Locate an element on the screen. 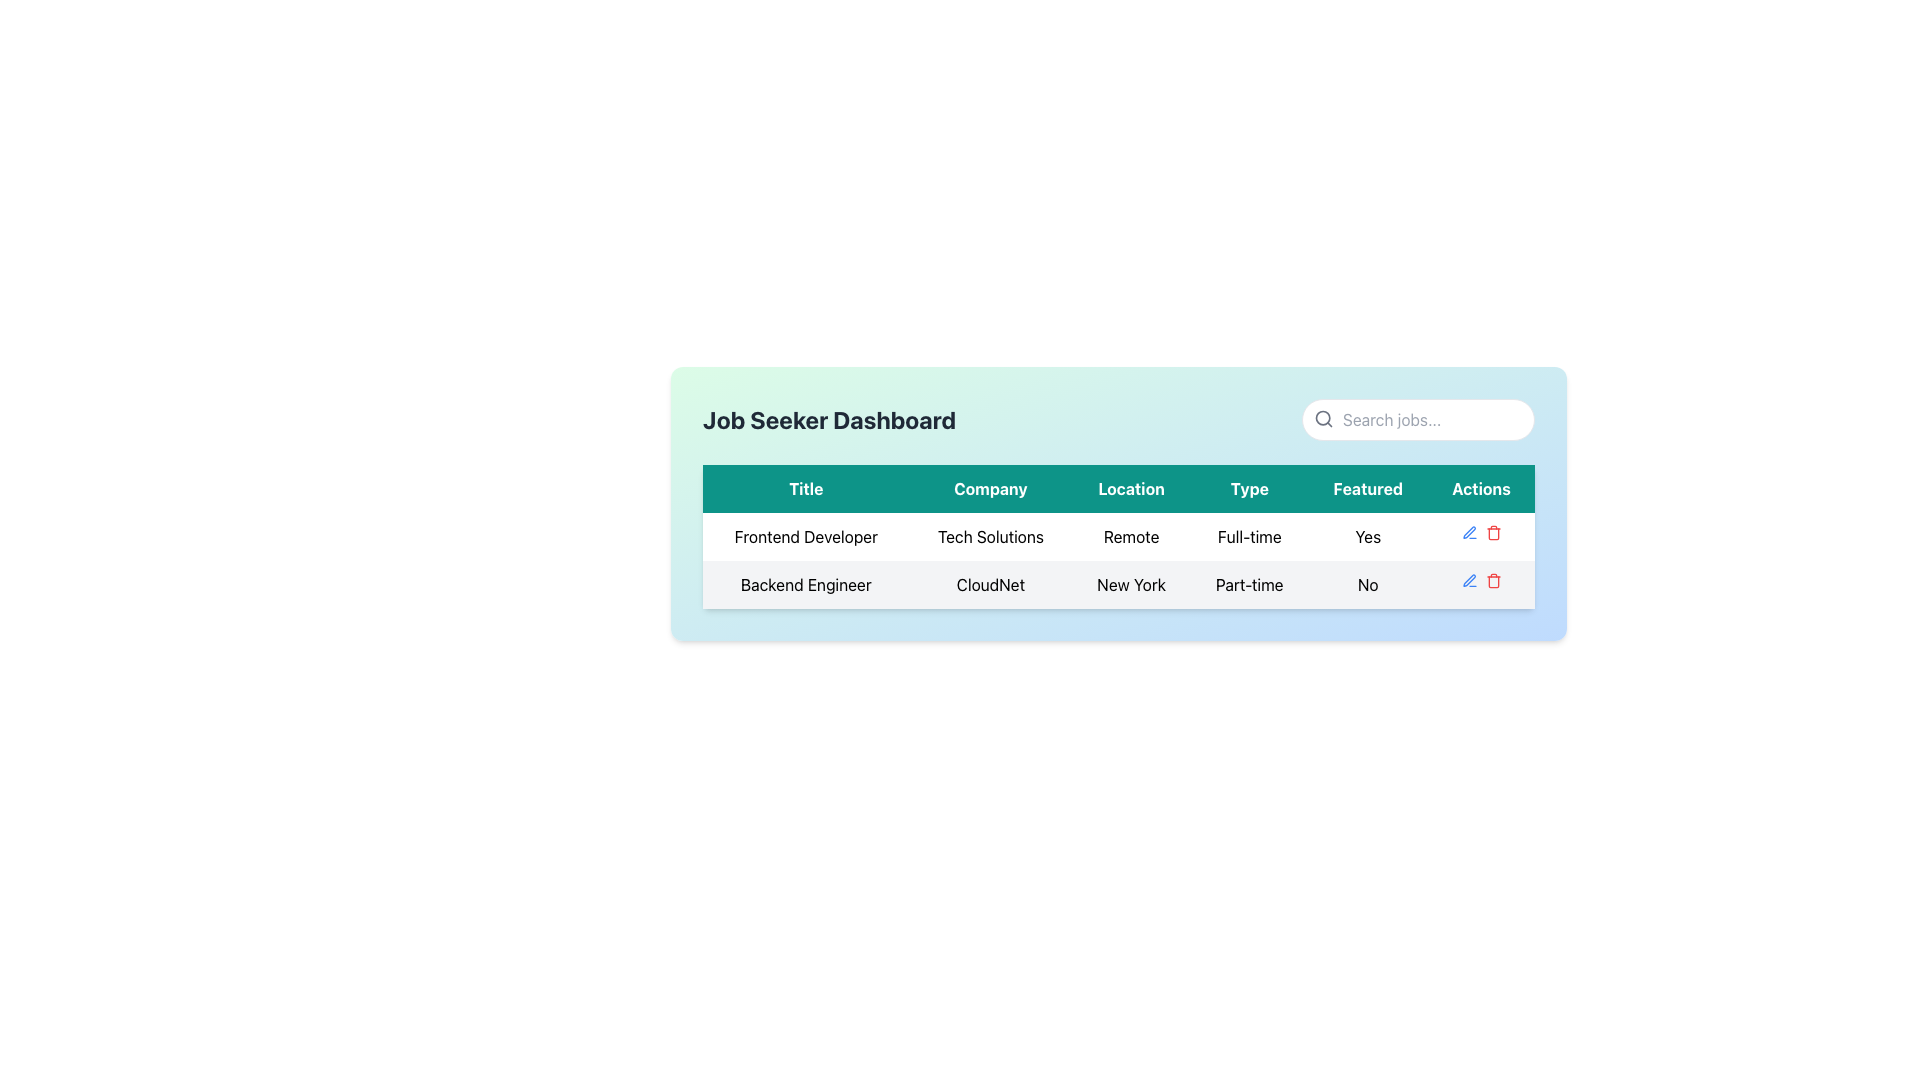 Image resolution: width=1920 pixels, height=1080 pixels. text of the Table Header that indicates the header label for the first column of the table, which is positioned immediately to the left of the 'Company' column is located at coordinates (806, 489).